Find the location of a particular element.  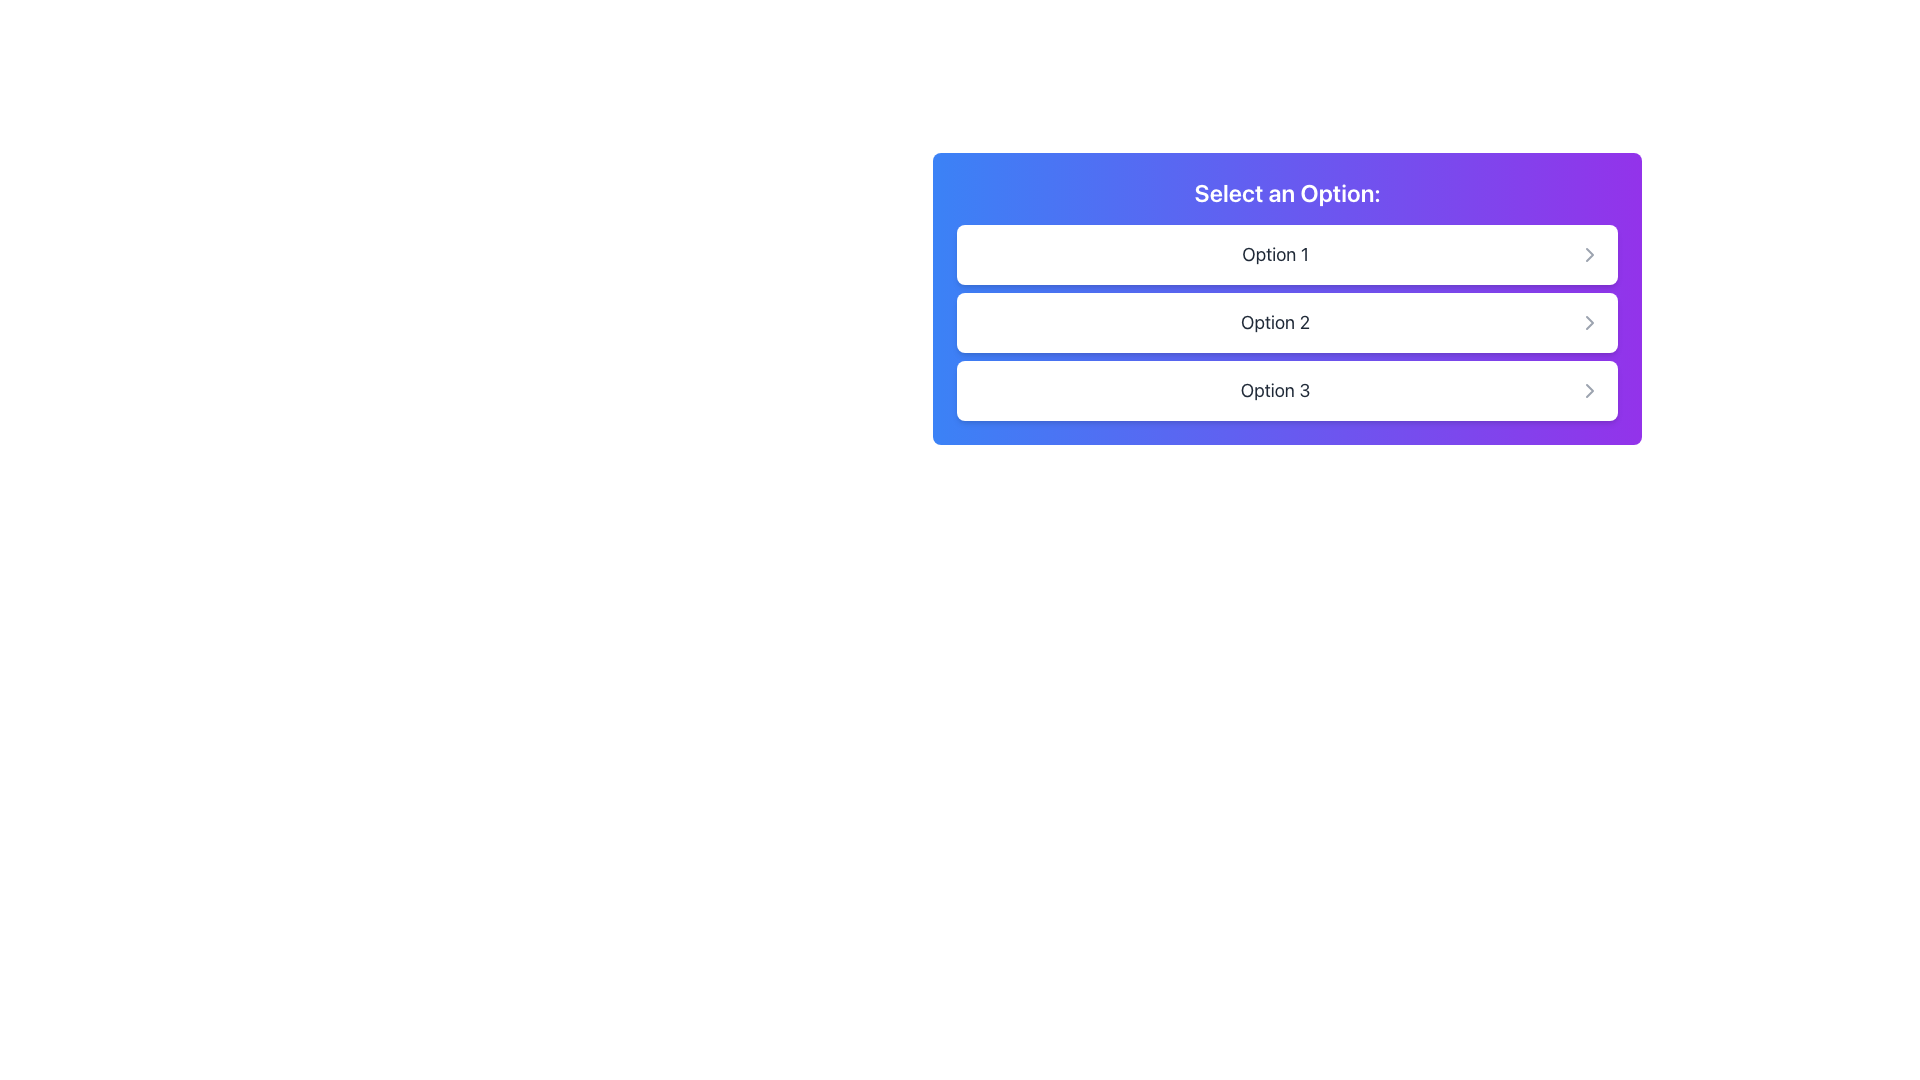

the 'Option 1' button, which is a rectangular button with rounded corners, styled in white with a shadow and contains the text 'Option 1' on the left and an arrow icon on the right is located at coordinates (1287, 253).